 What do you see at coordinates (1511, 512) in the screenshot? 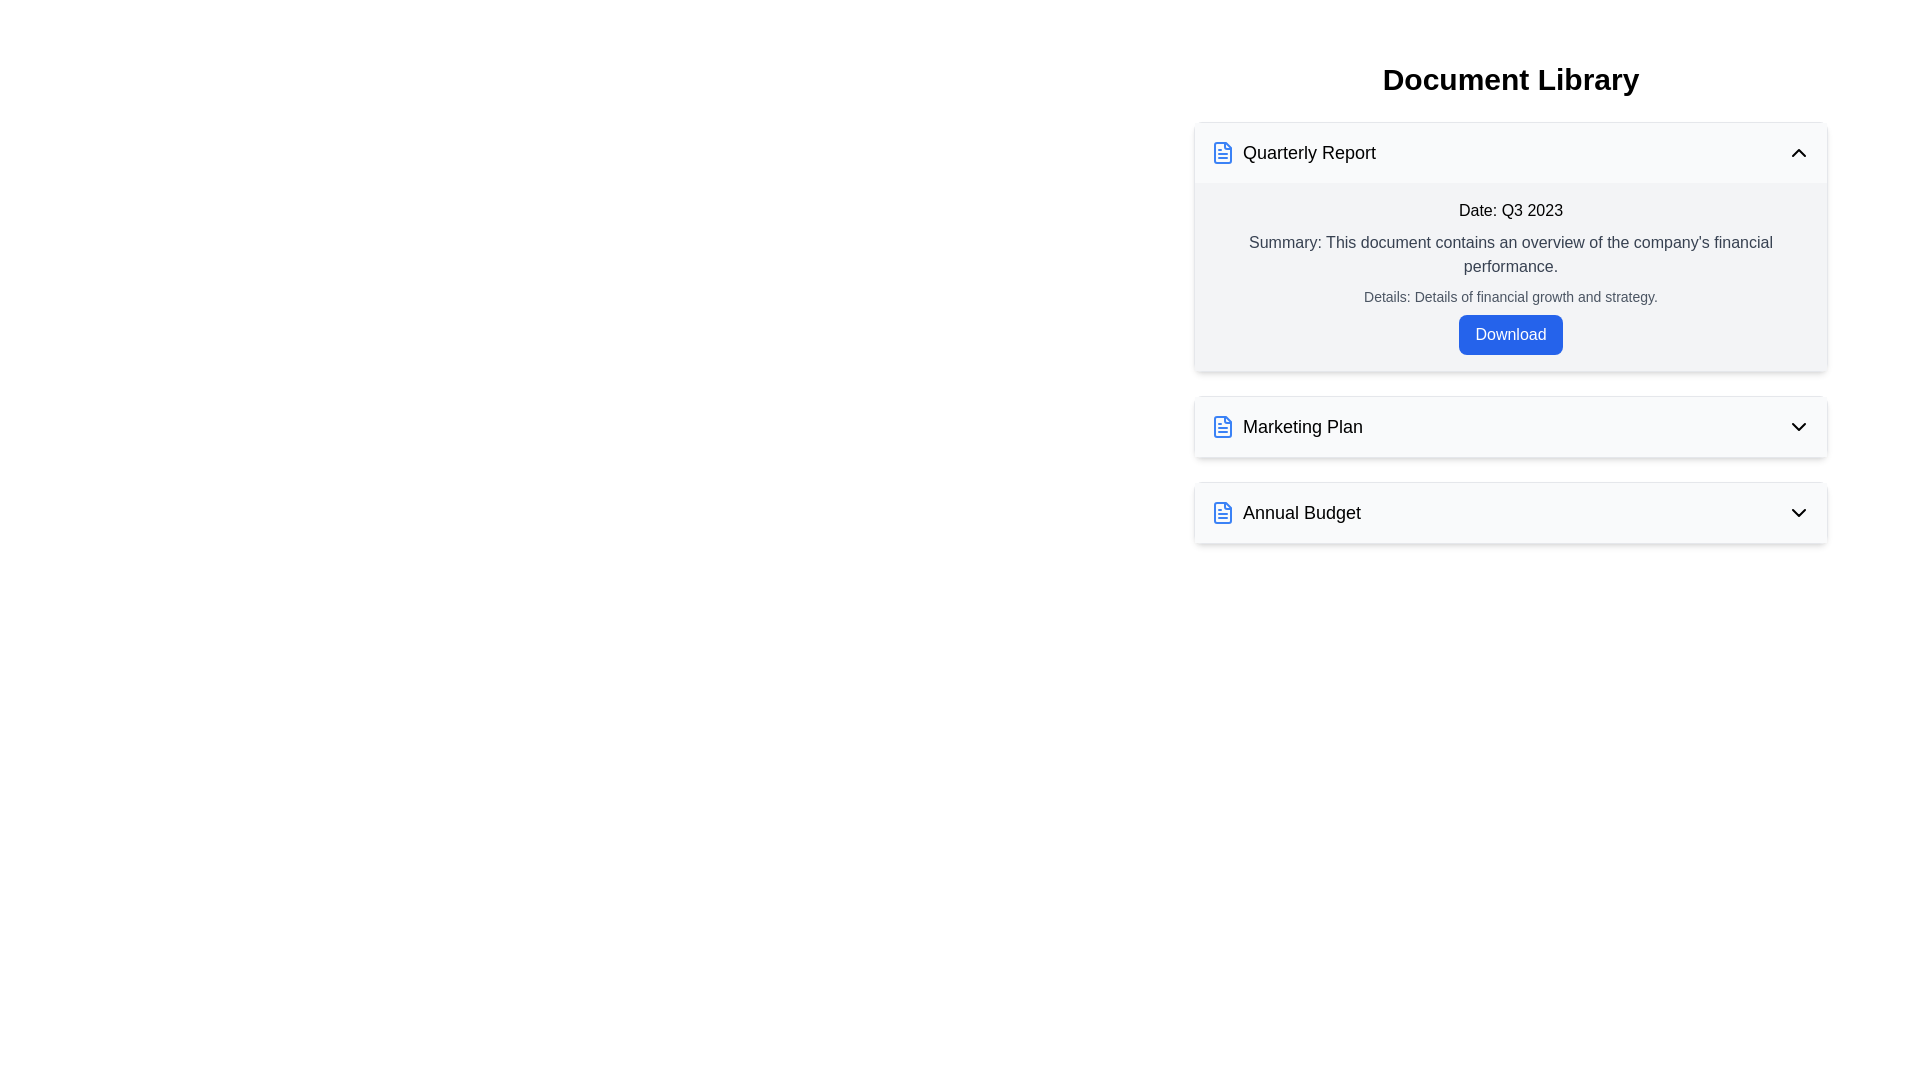
I see `the third interactive list item labeled 'Annual Budget'` at bounding box center [1511, 512].